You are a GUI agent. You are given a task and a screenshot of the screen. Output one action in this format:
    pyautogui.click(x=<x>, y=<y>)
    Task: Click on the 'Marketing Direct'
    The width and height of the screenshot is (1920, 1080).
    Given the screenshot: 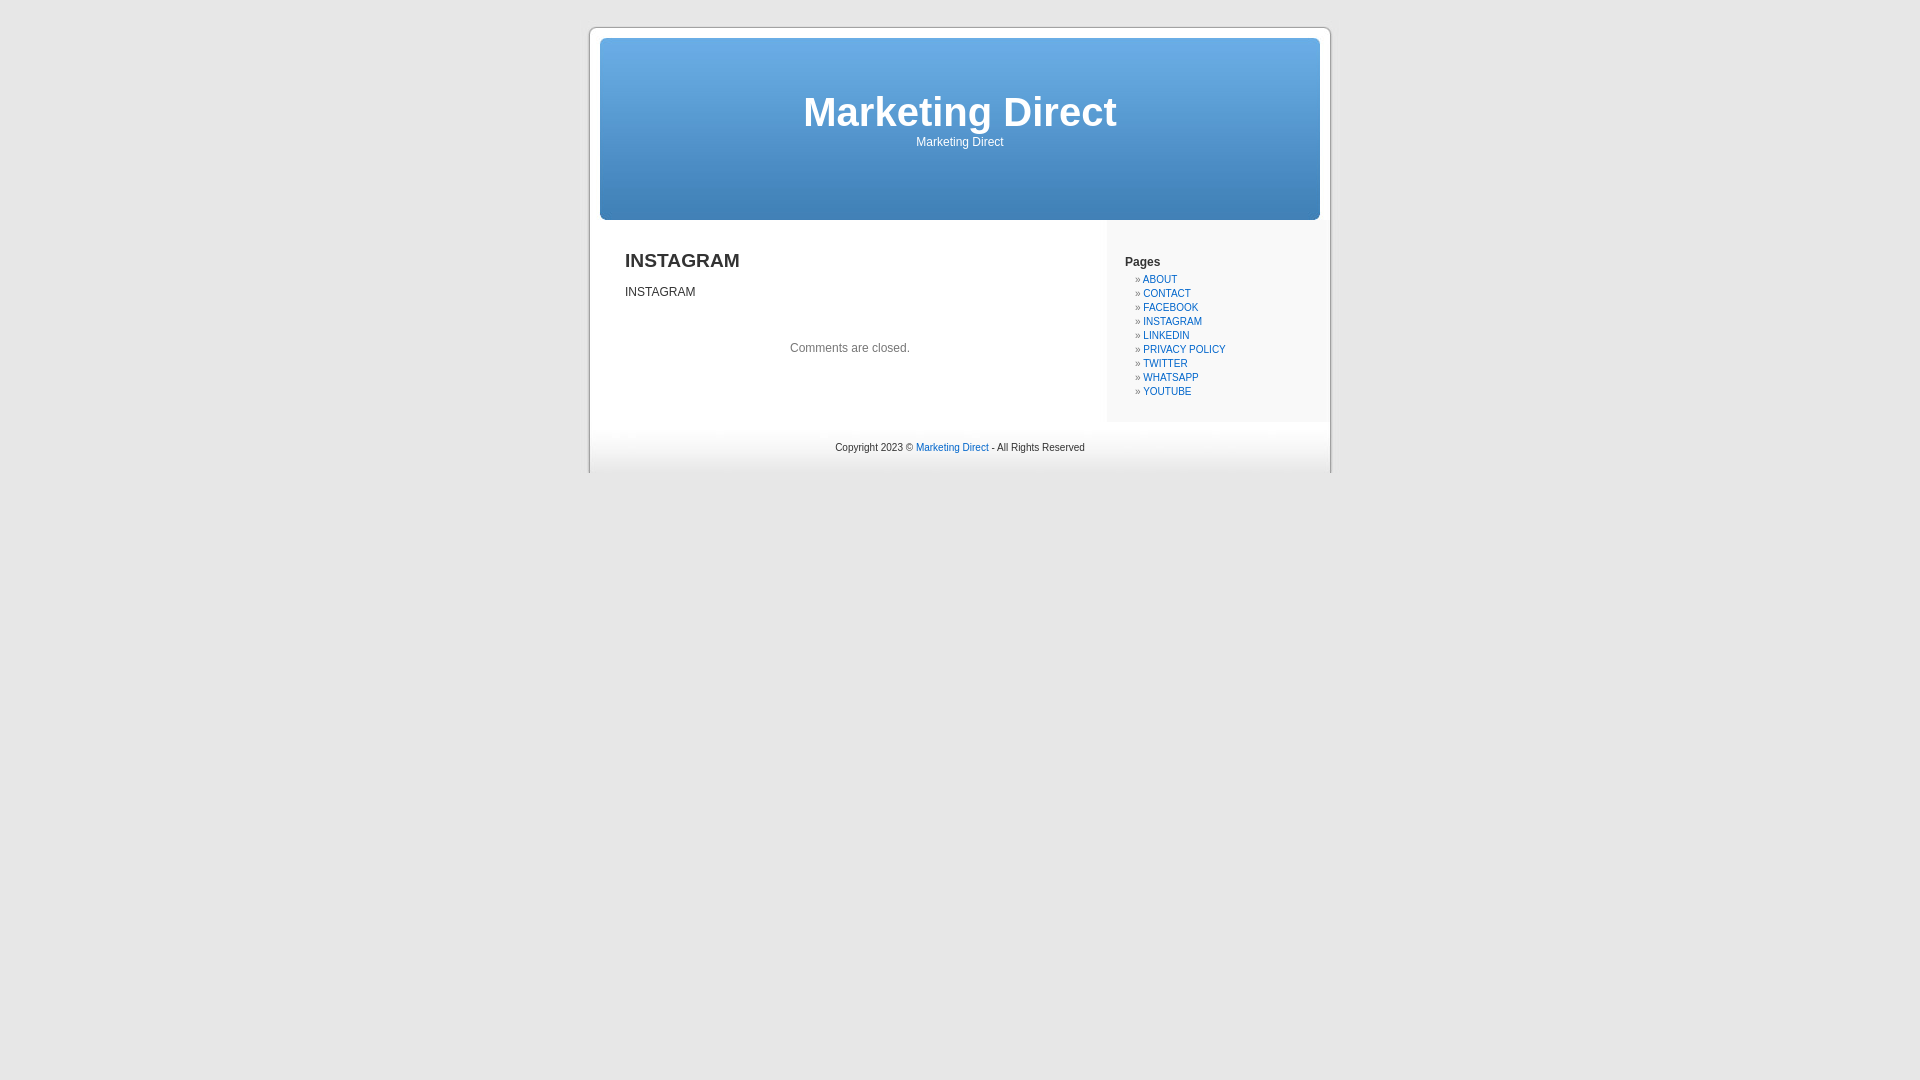 What is the action you would take?
    pyautogui.click(x=958, y=111)
    